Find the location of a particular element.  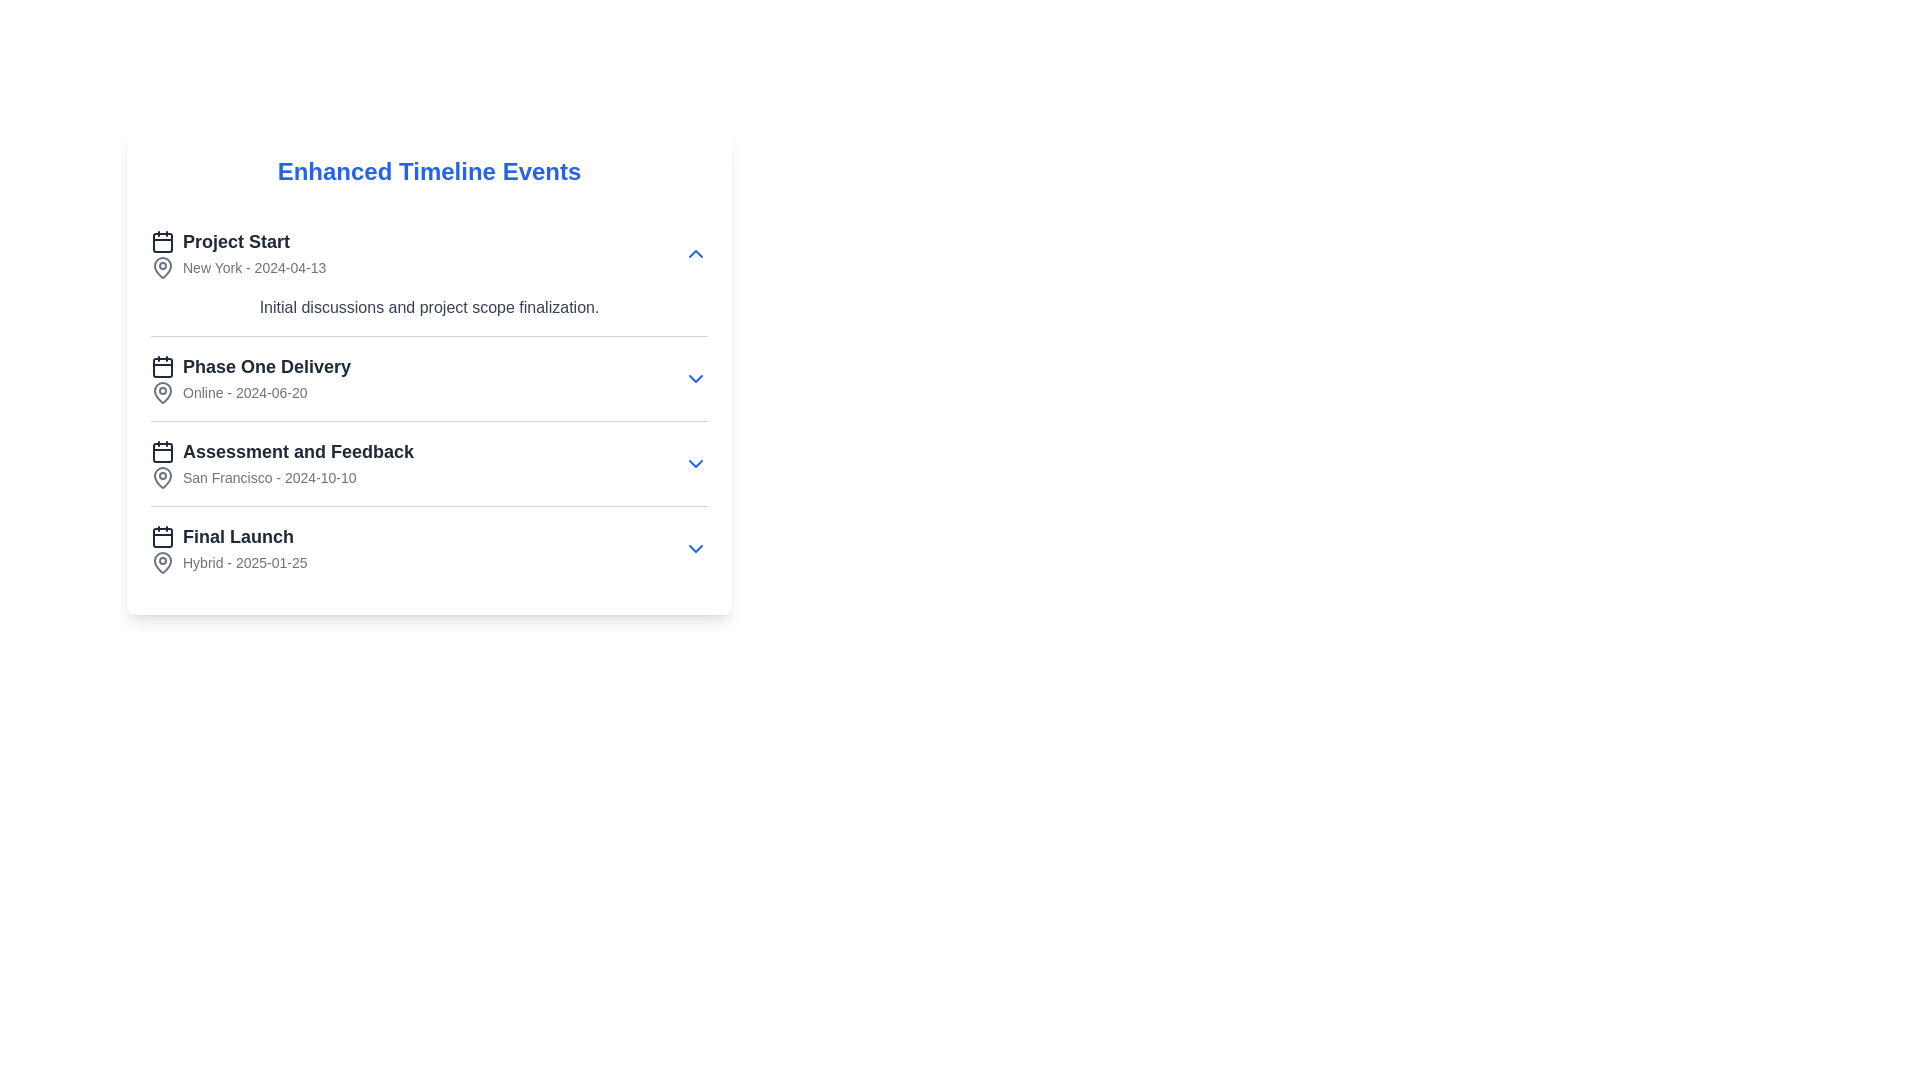

the calendar icon located to the left of the 'Final Launch' text, which is part of the fourth list item in the timeline interface for interaction is located at coordinates (163, 535).